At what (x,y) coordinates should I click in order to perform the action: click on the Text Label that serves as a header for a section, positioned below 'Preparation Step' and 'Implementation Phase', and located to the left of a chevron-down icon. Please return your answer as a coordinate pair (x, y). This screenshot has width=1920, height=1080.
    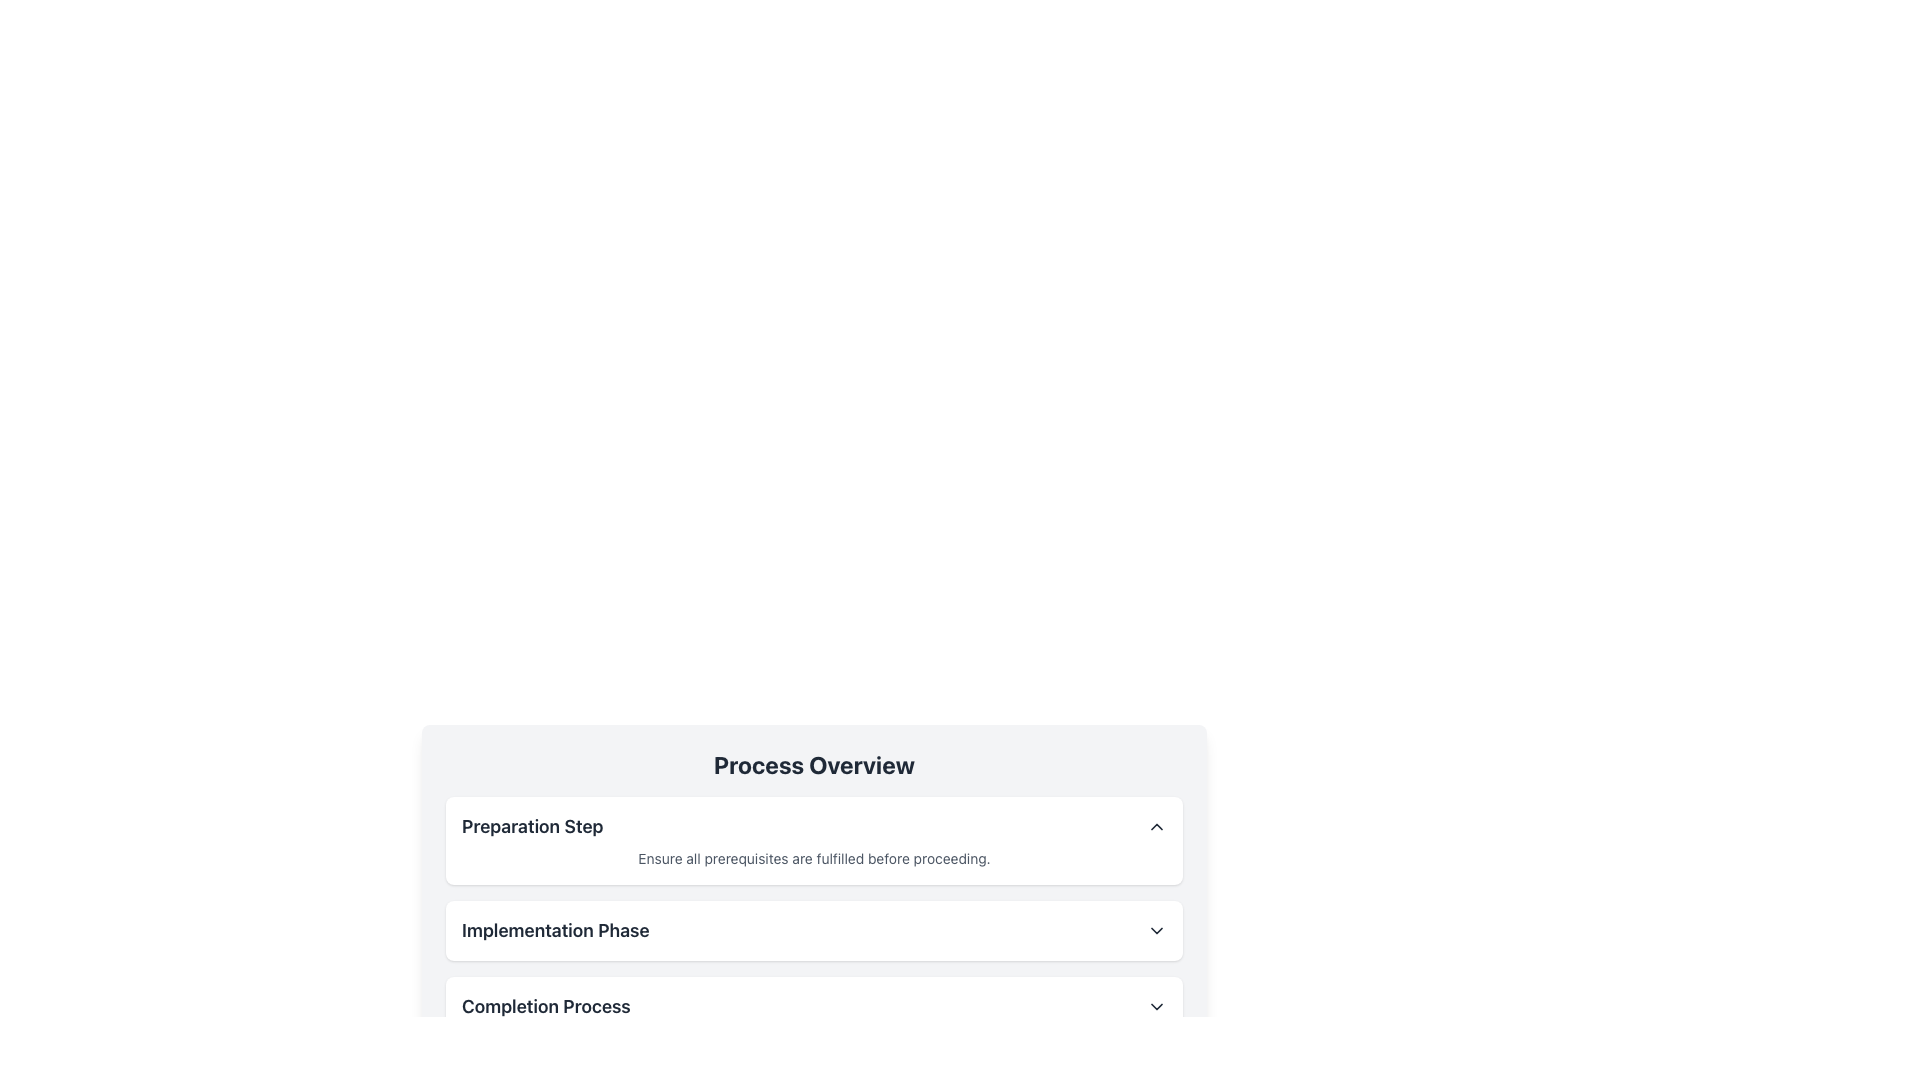
    Looking at the image, I should click on (546, 1006).